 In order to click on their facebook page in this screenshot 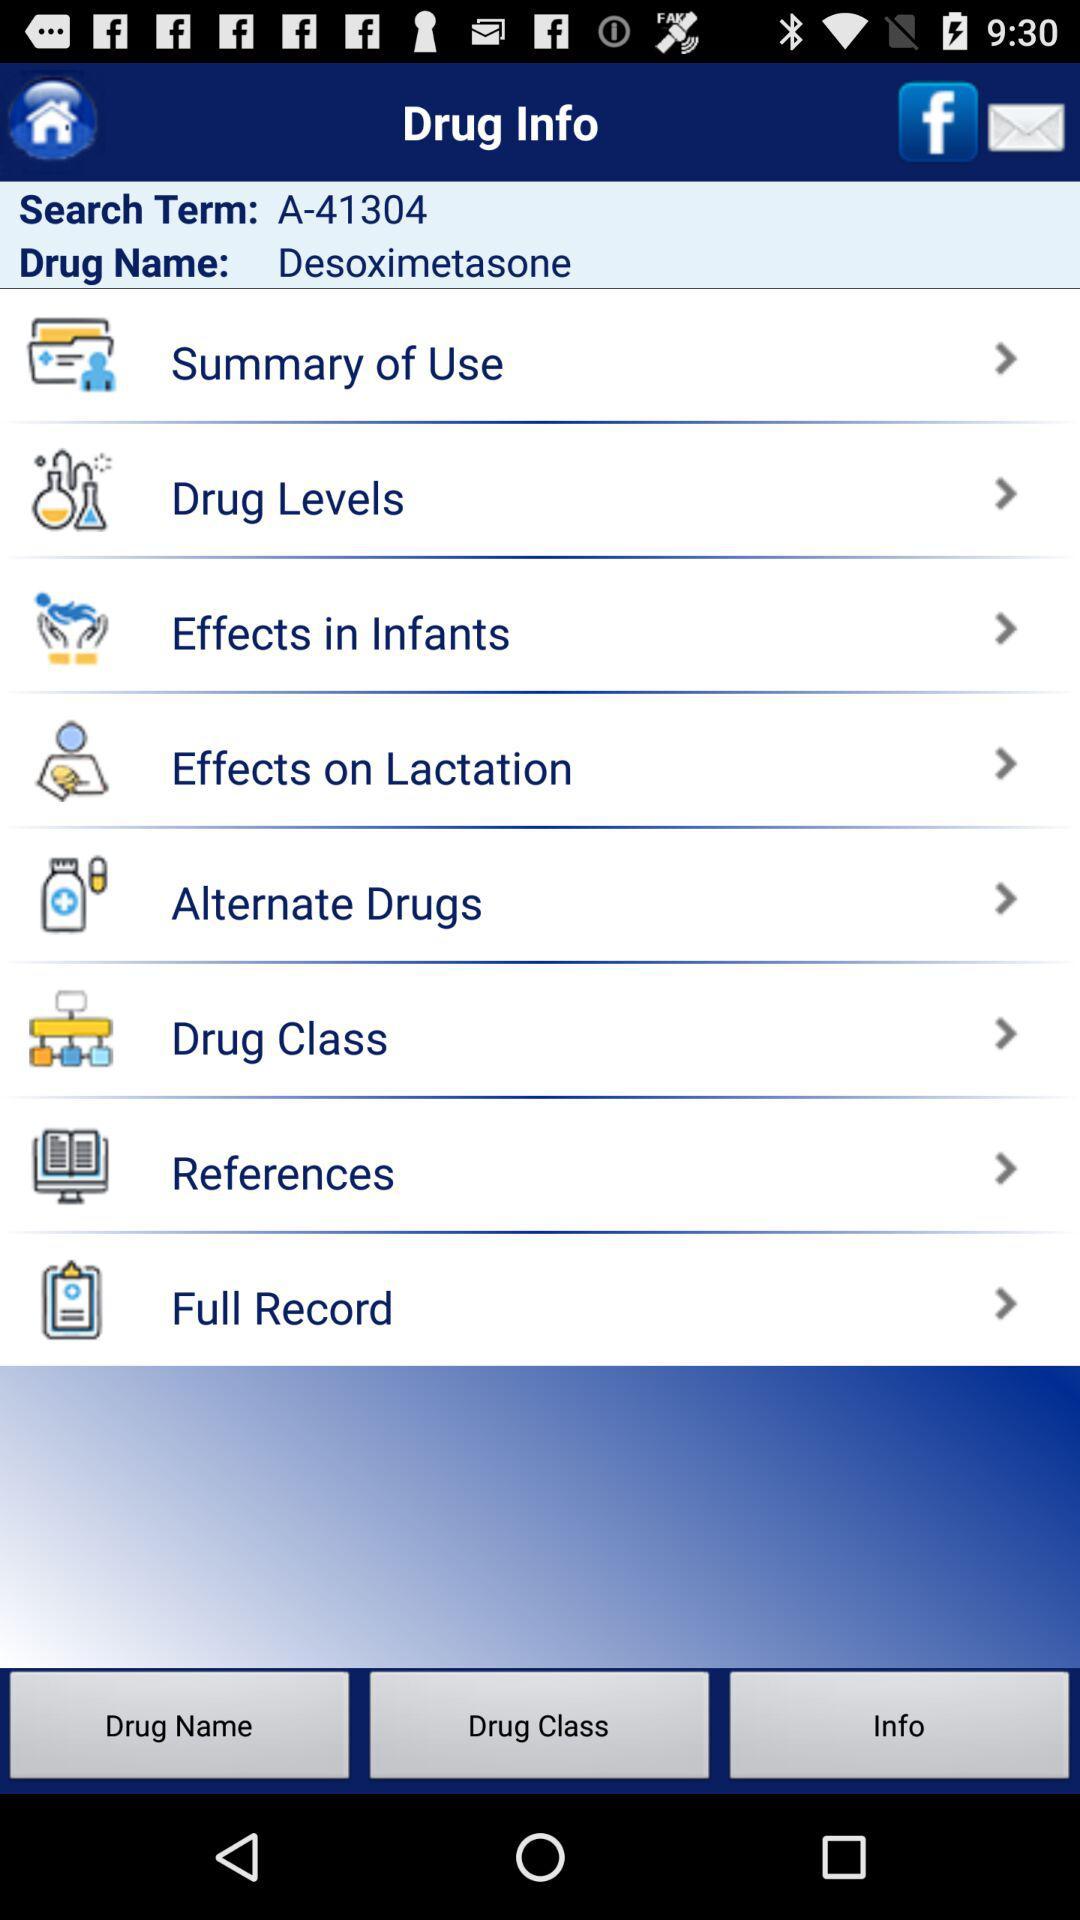, I will do `click(938, 121)`.